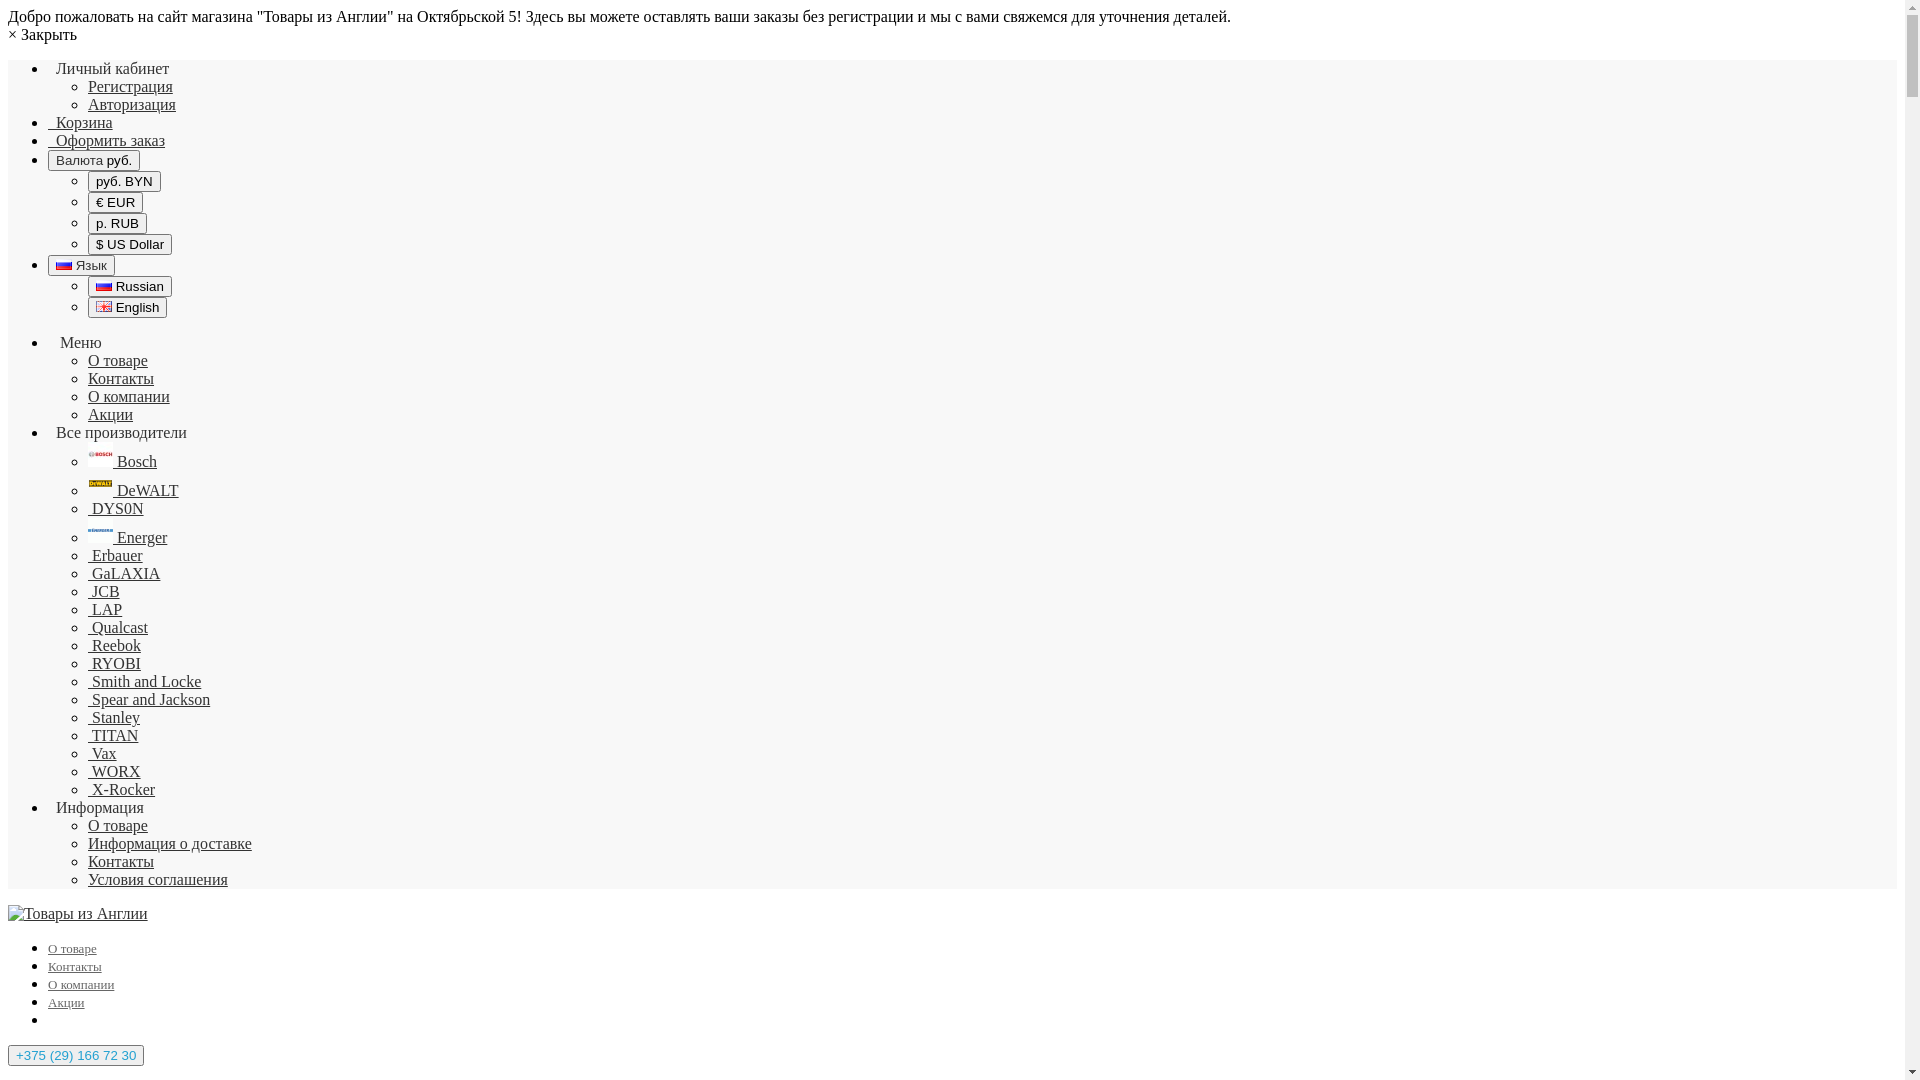  Describe the element at coordinates (76, 1054) in the screenshot. I see `'+375 (29) 166 72 30'` at that location.